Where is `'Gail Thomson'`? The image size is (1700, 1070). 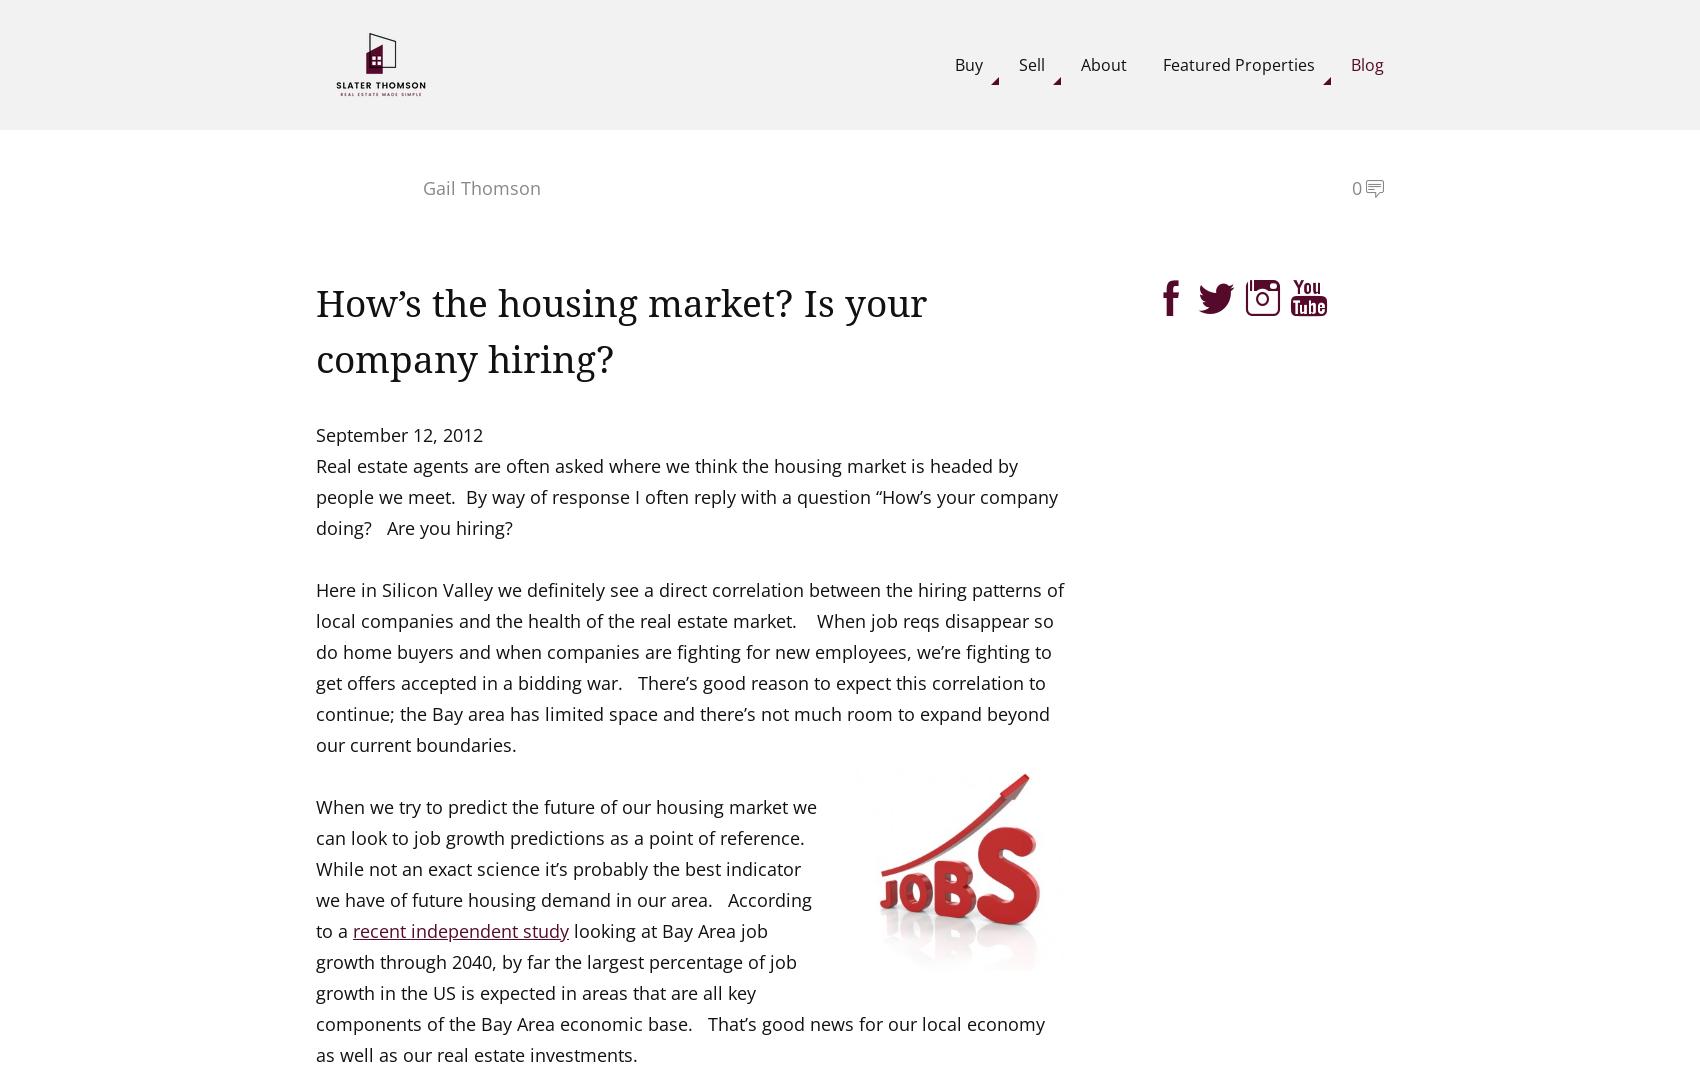
'Gail Thomson' is located at coordinates (481, 186).